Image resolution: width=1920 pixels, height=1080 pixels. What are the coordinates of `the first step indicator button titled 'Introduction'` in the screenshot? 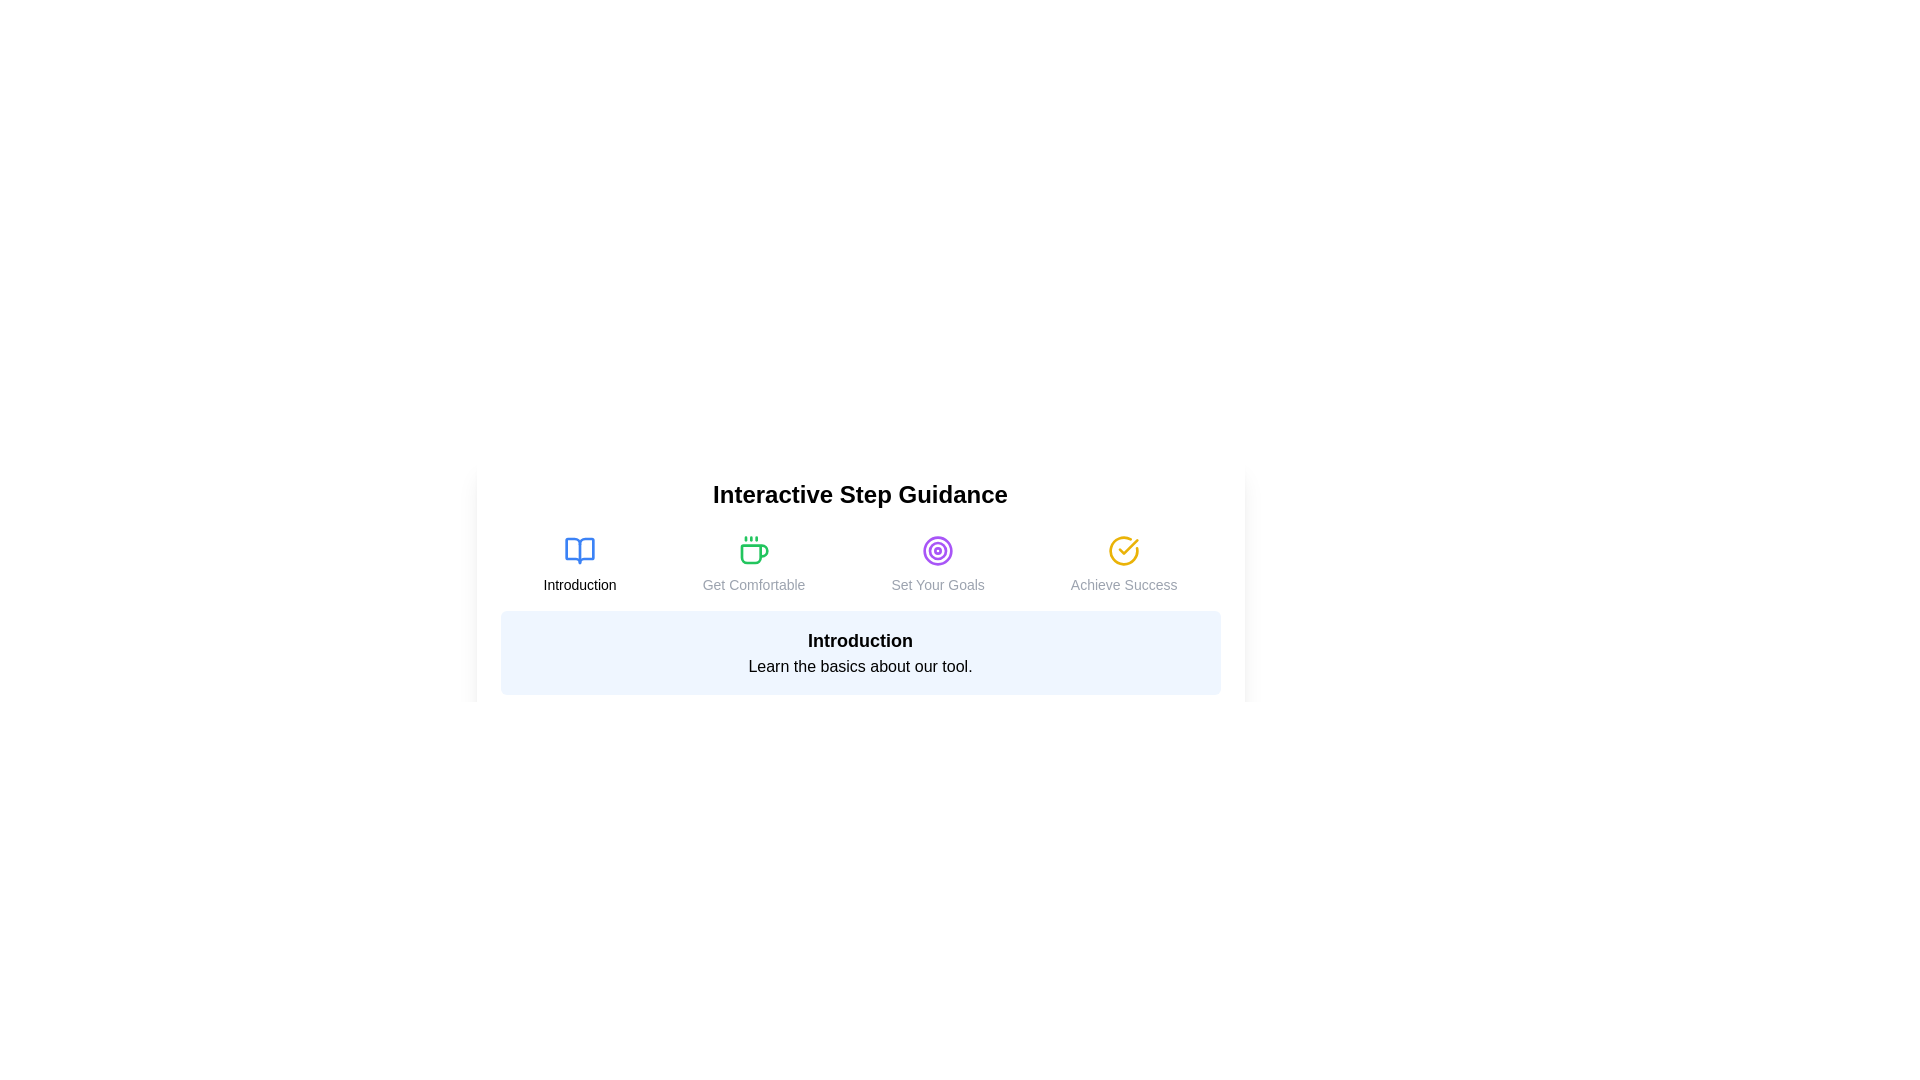 It's located at (579, 564).